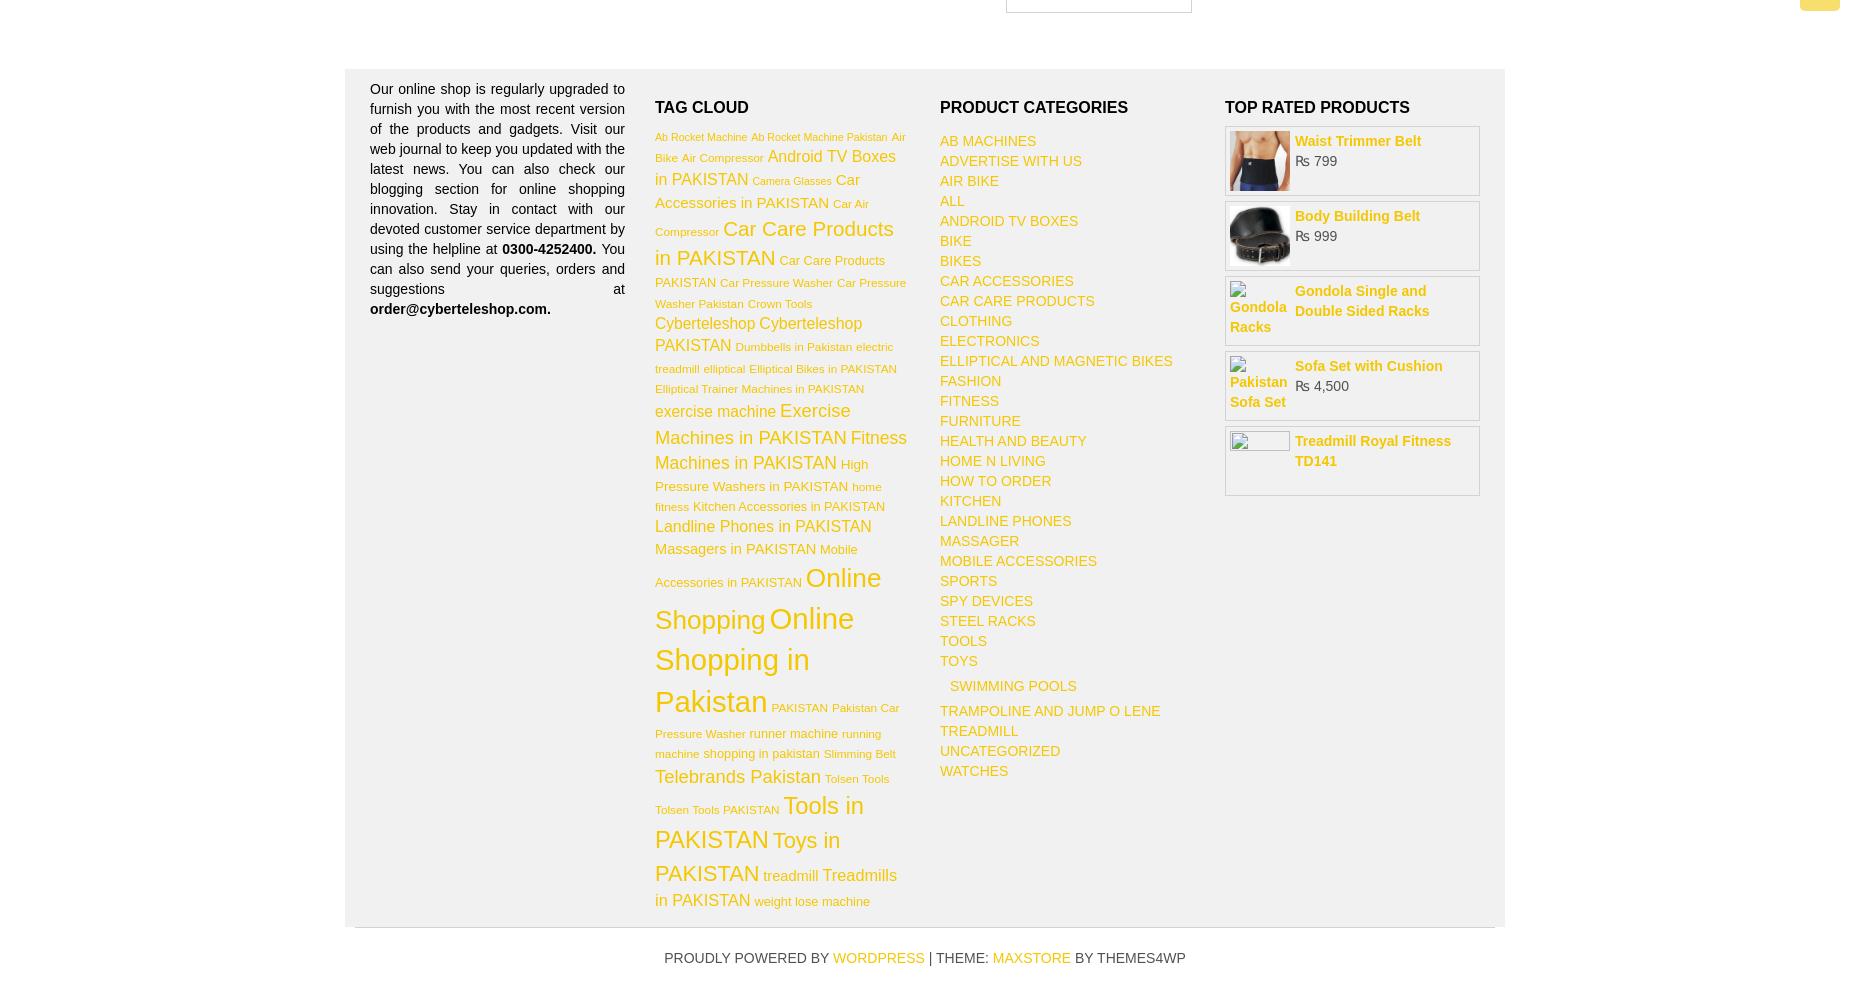 The image size is (1850, 987). What do you see at coordinates (823, 752) in the screenshot?
I see `'Slimming Belt'` at bounding box center [823, 752].